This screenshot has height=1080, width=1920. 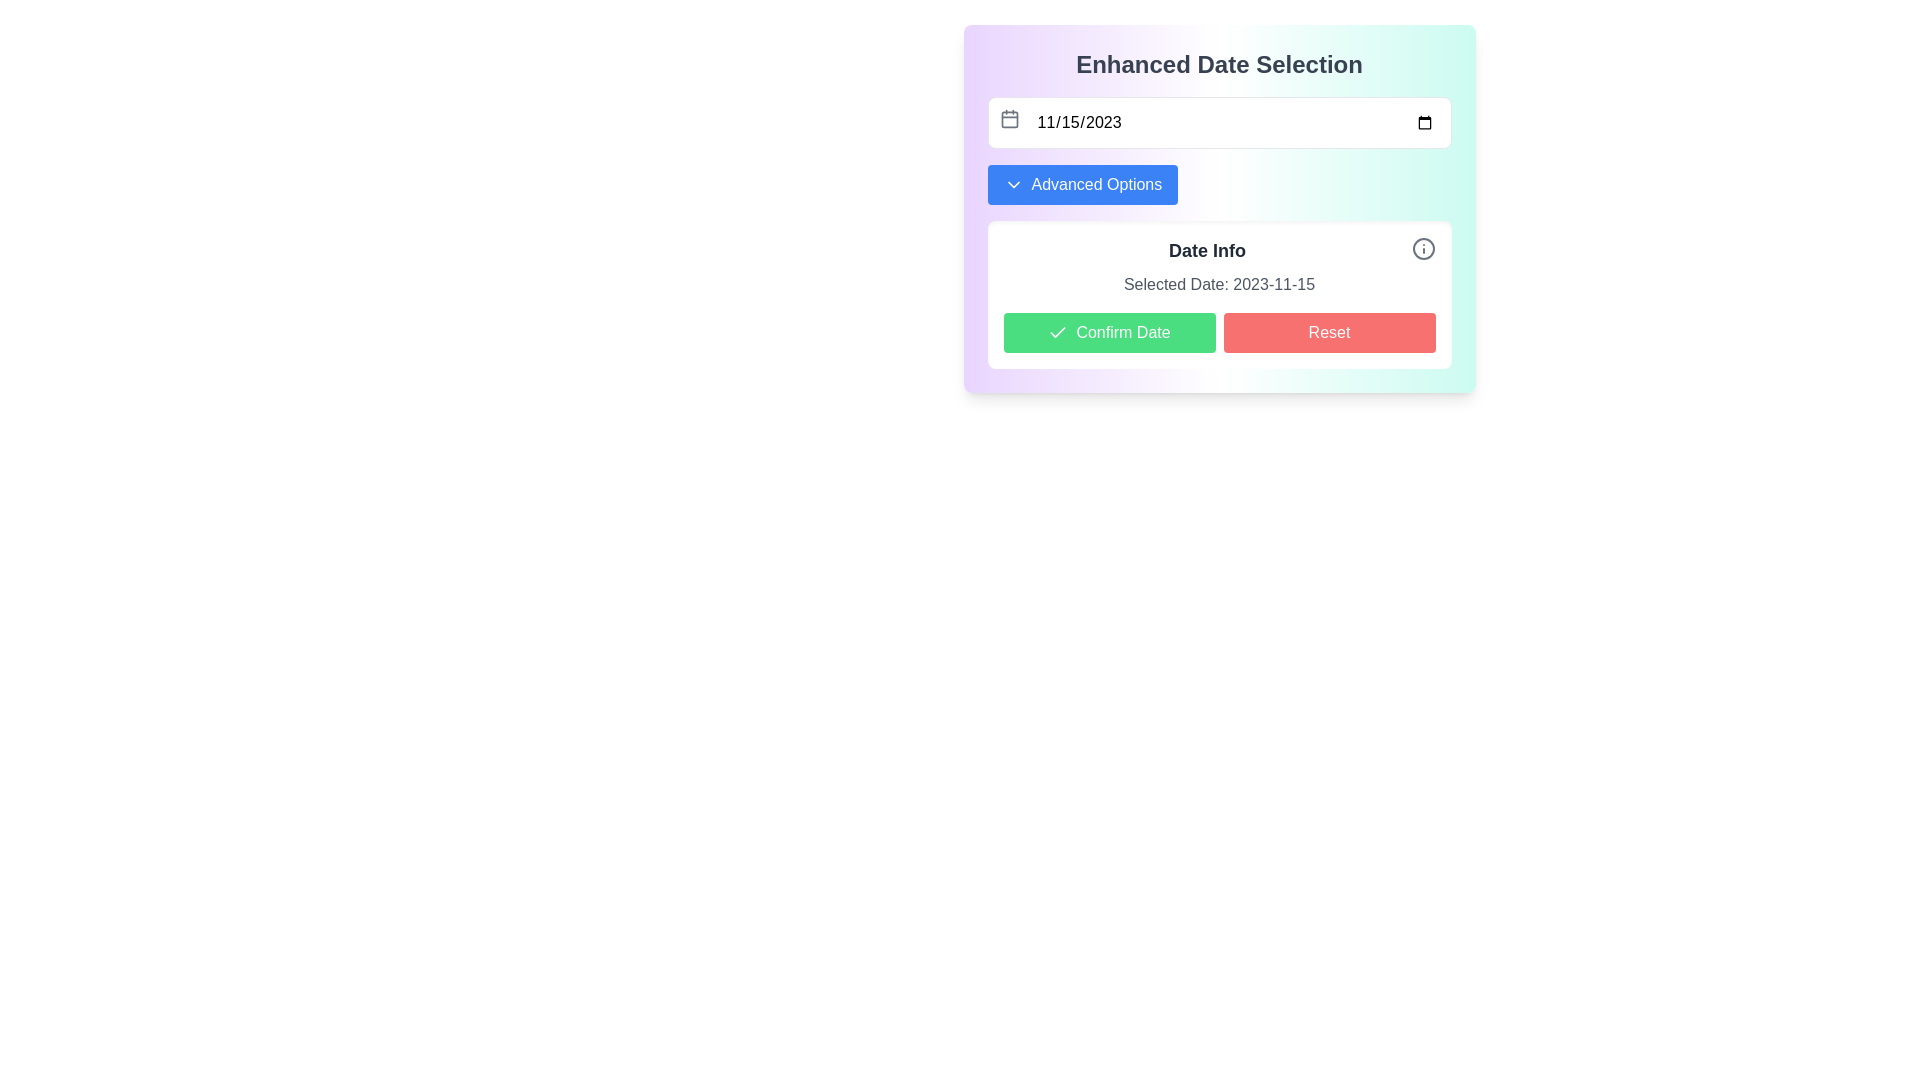 What do you see at coordinates (1422, 248) in the screenshot?
I see `the gray circular icon with an outlined ring and a dot located in the top-right corner of the 'Date Info' section` at bounding box center [1422, 248].